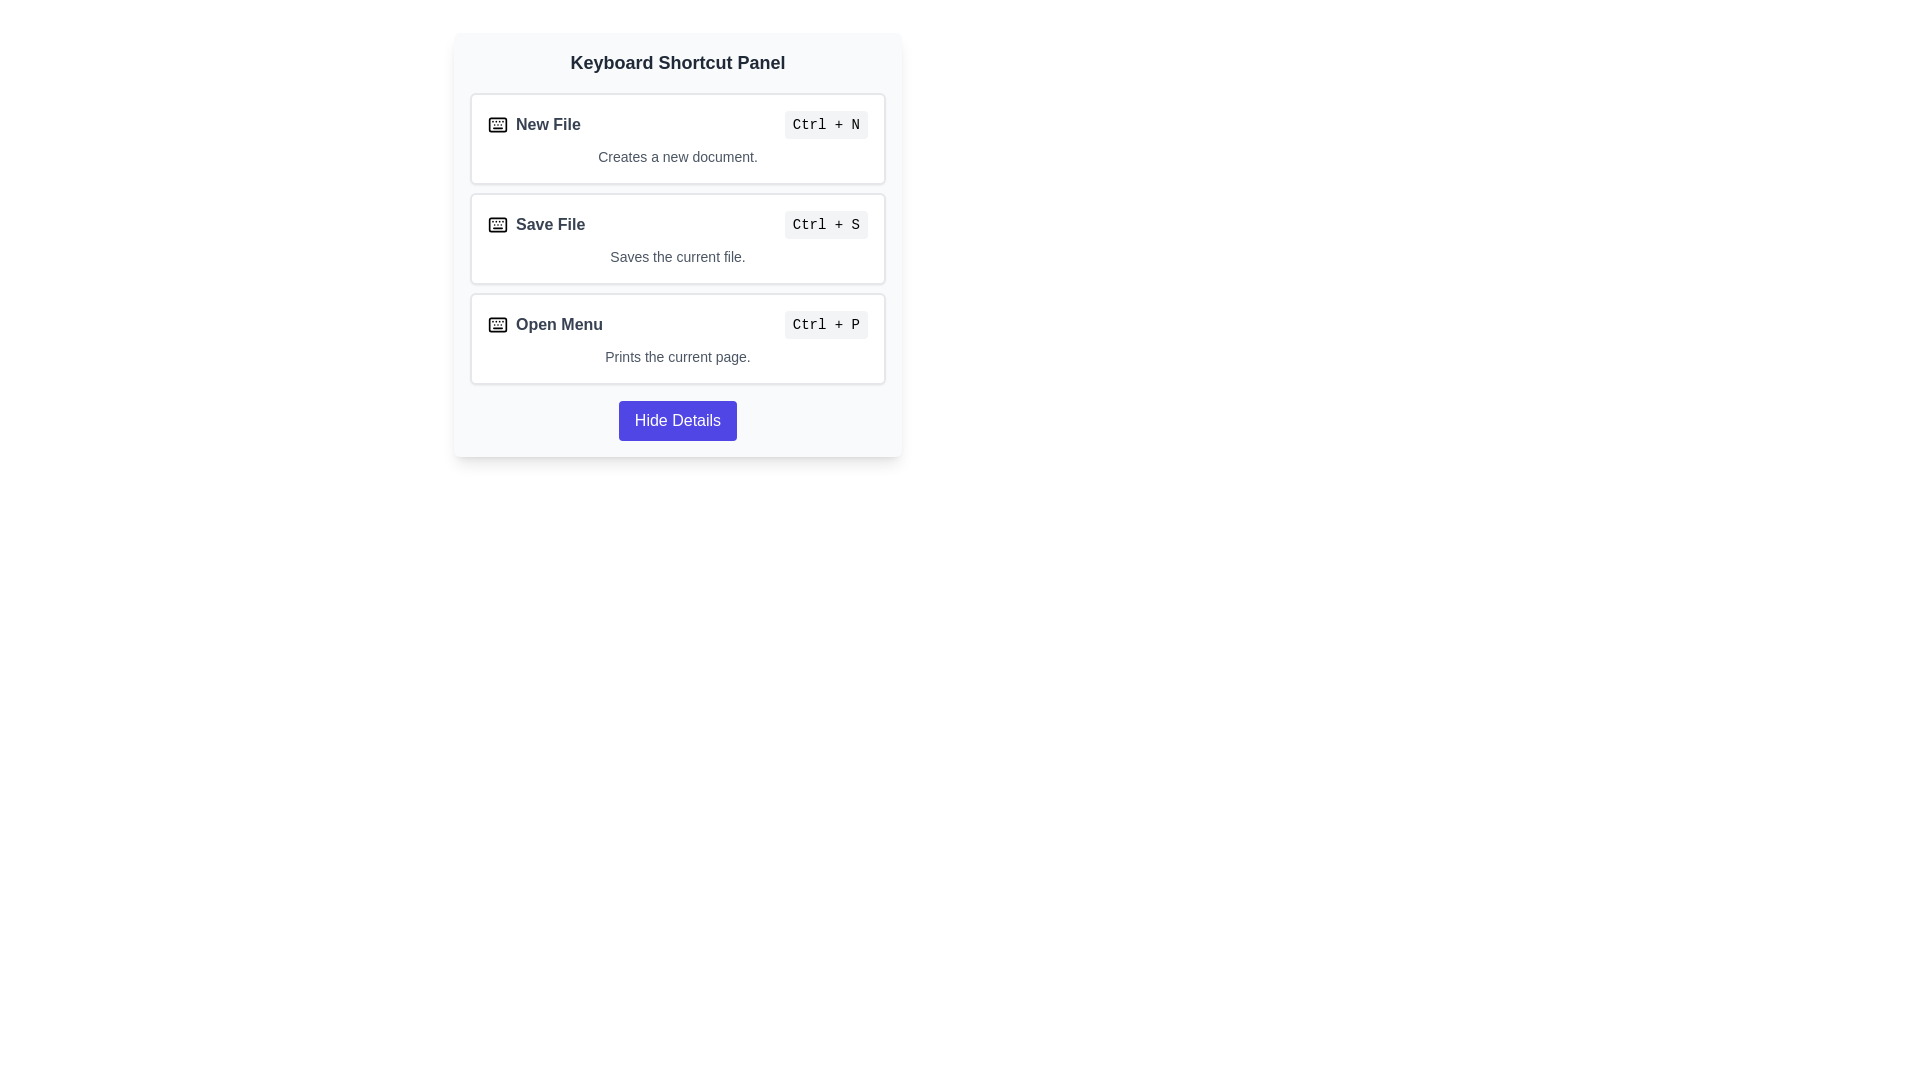  I want to click on the keyboard icon next to the 'Open Menu' text in the 'Keyboard Shortcut Panel', so click(498, 323).